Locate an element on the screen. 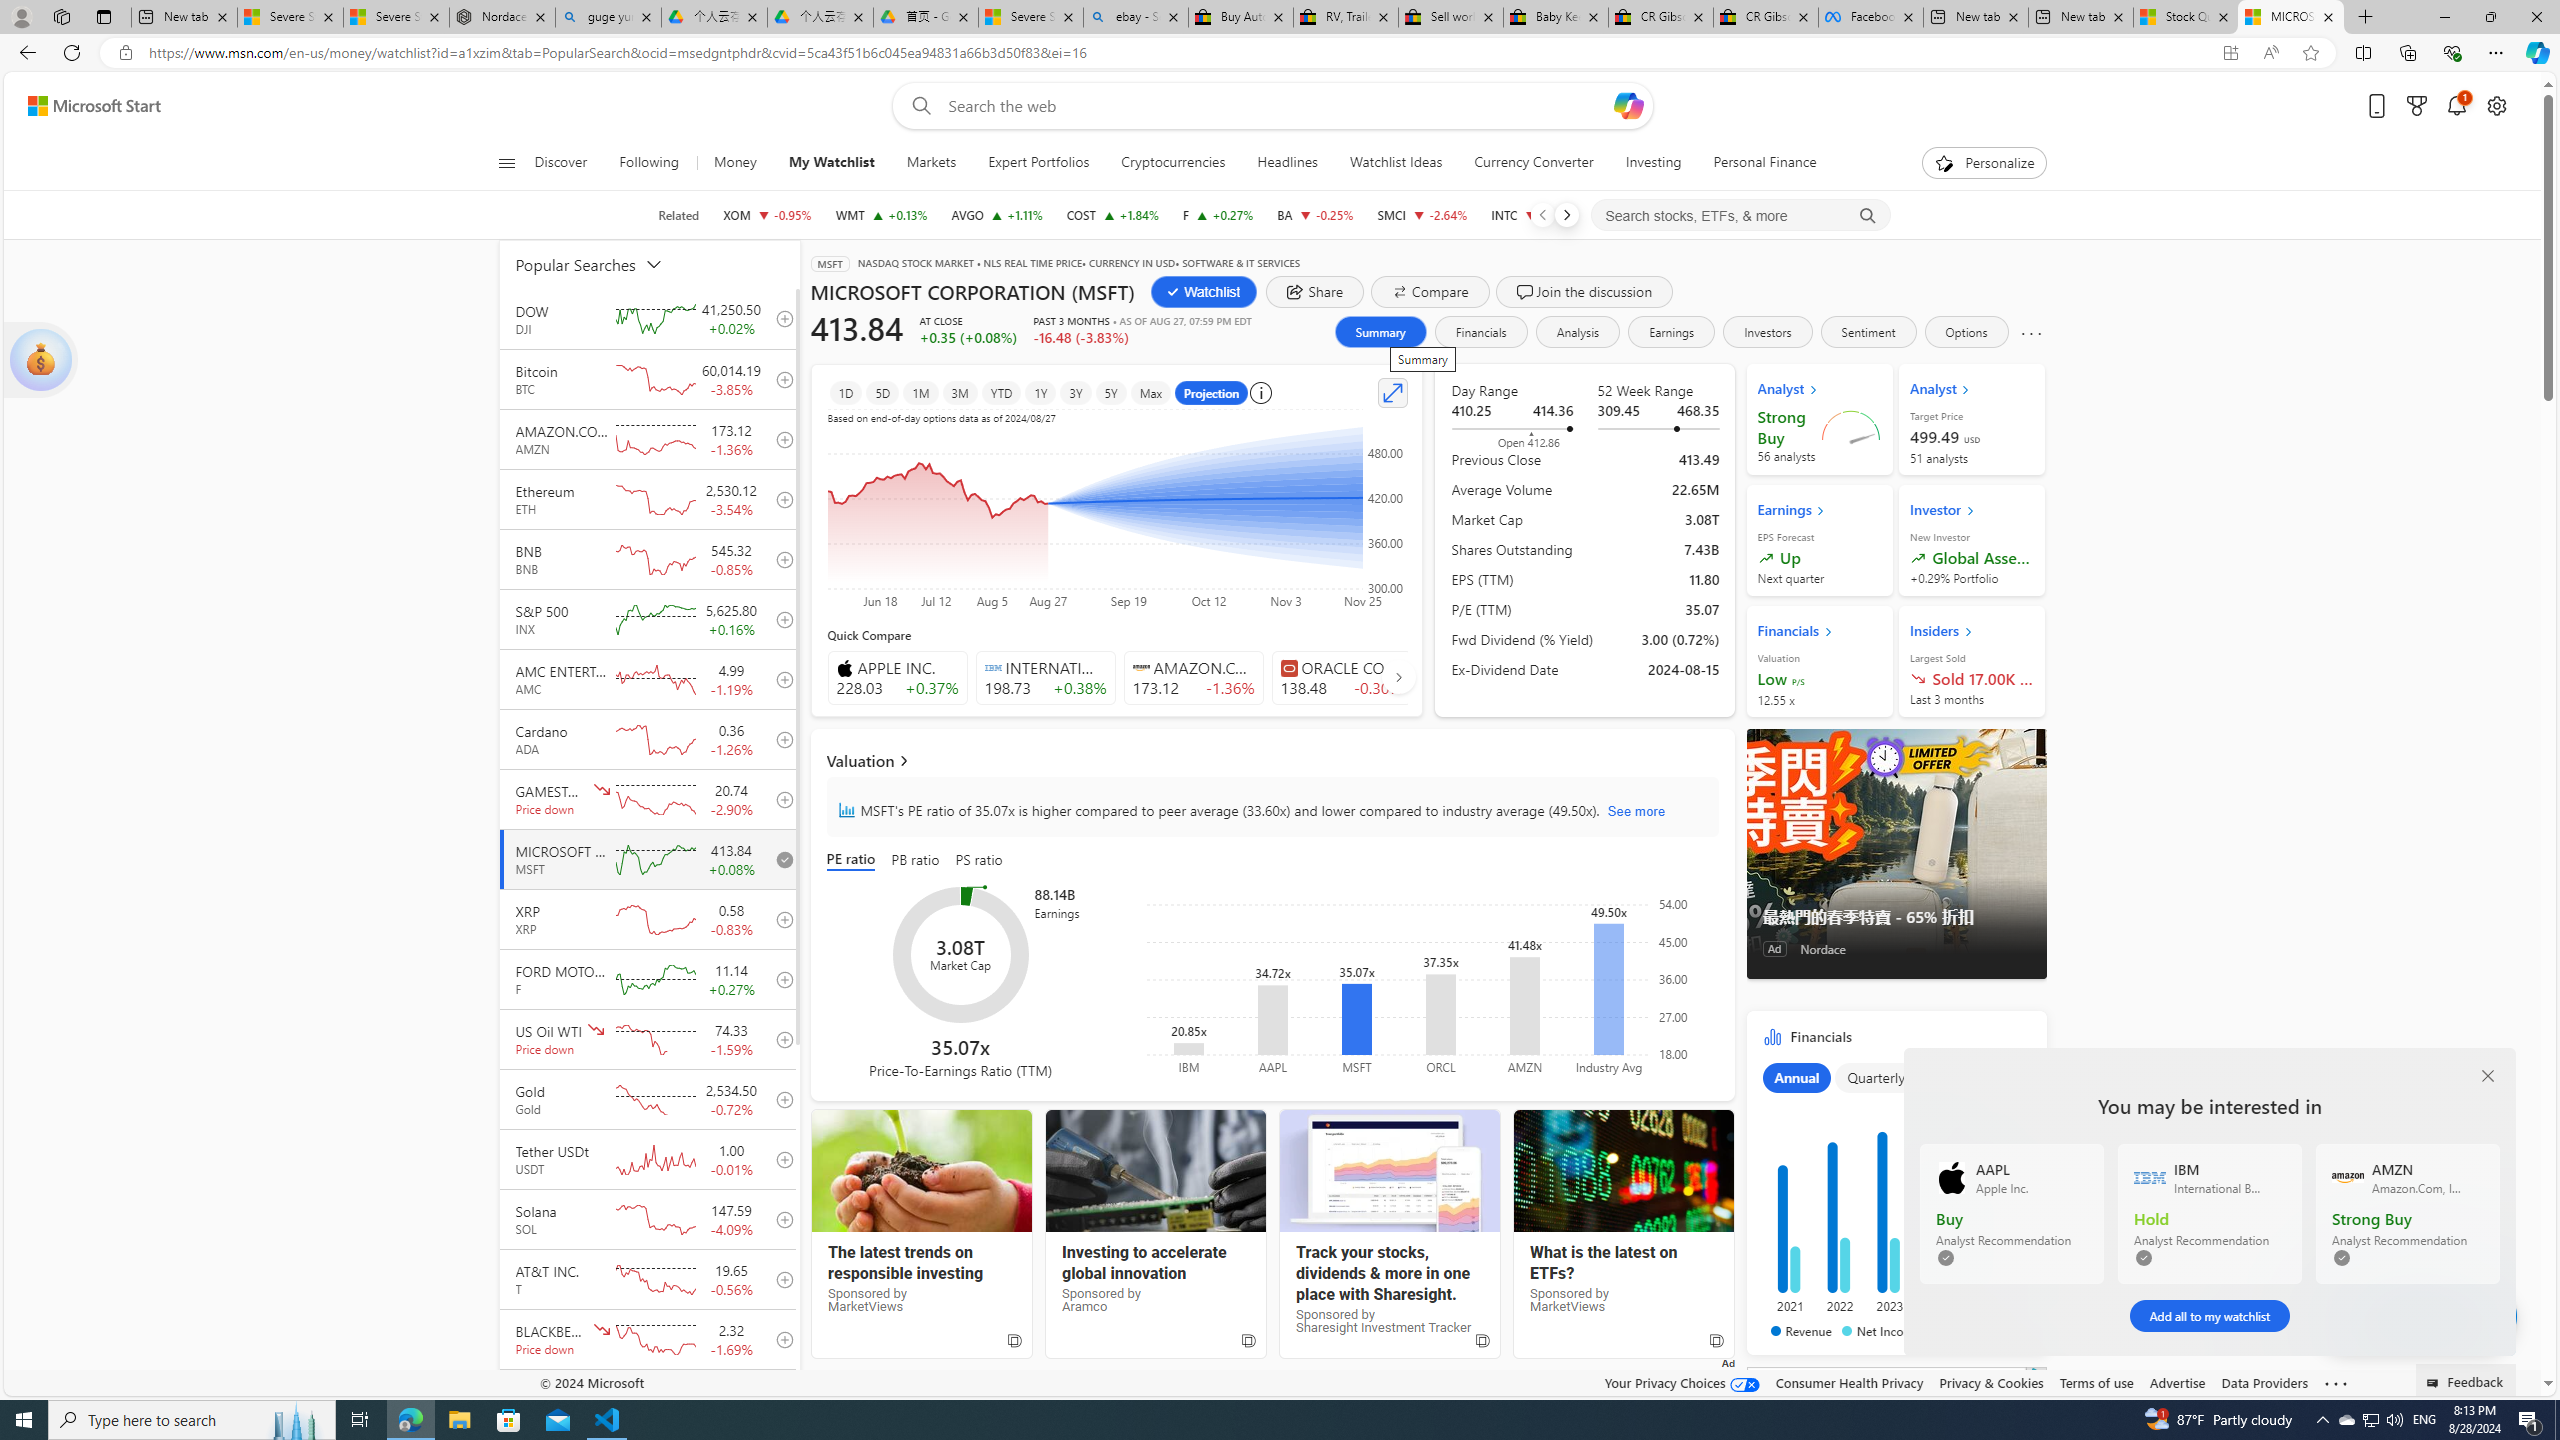 This screenshot has width=2560, height=1440. 'Headlines' is located at coordinates (1287, 162).